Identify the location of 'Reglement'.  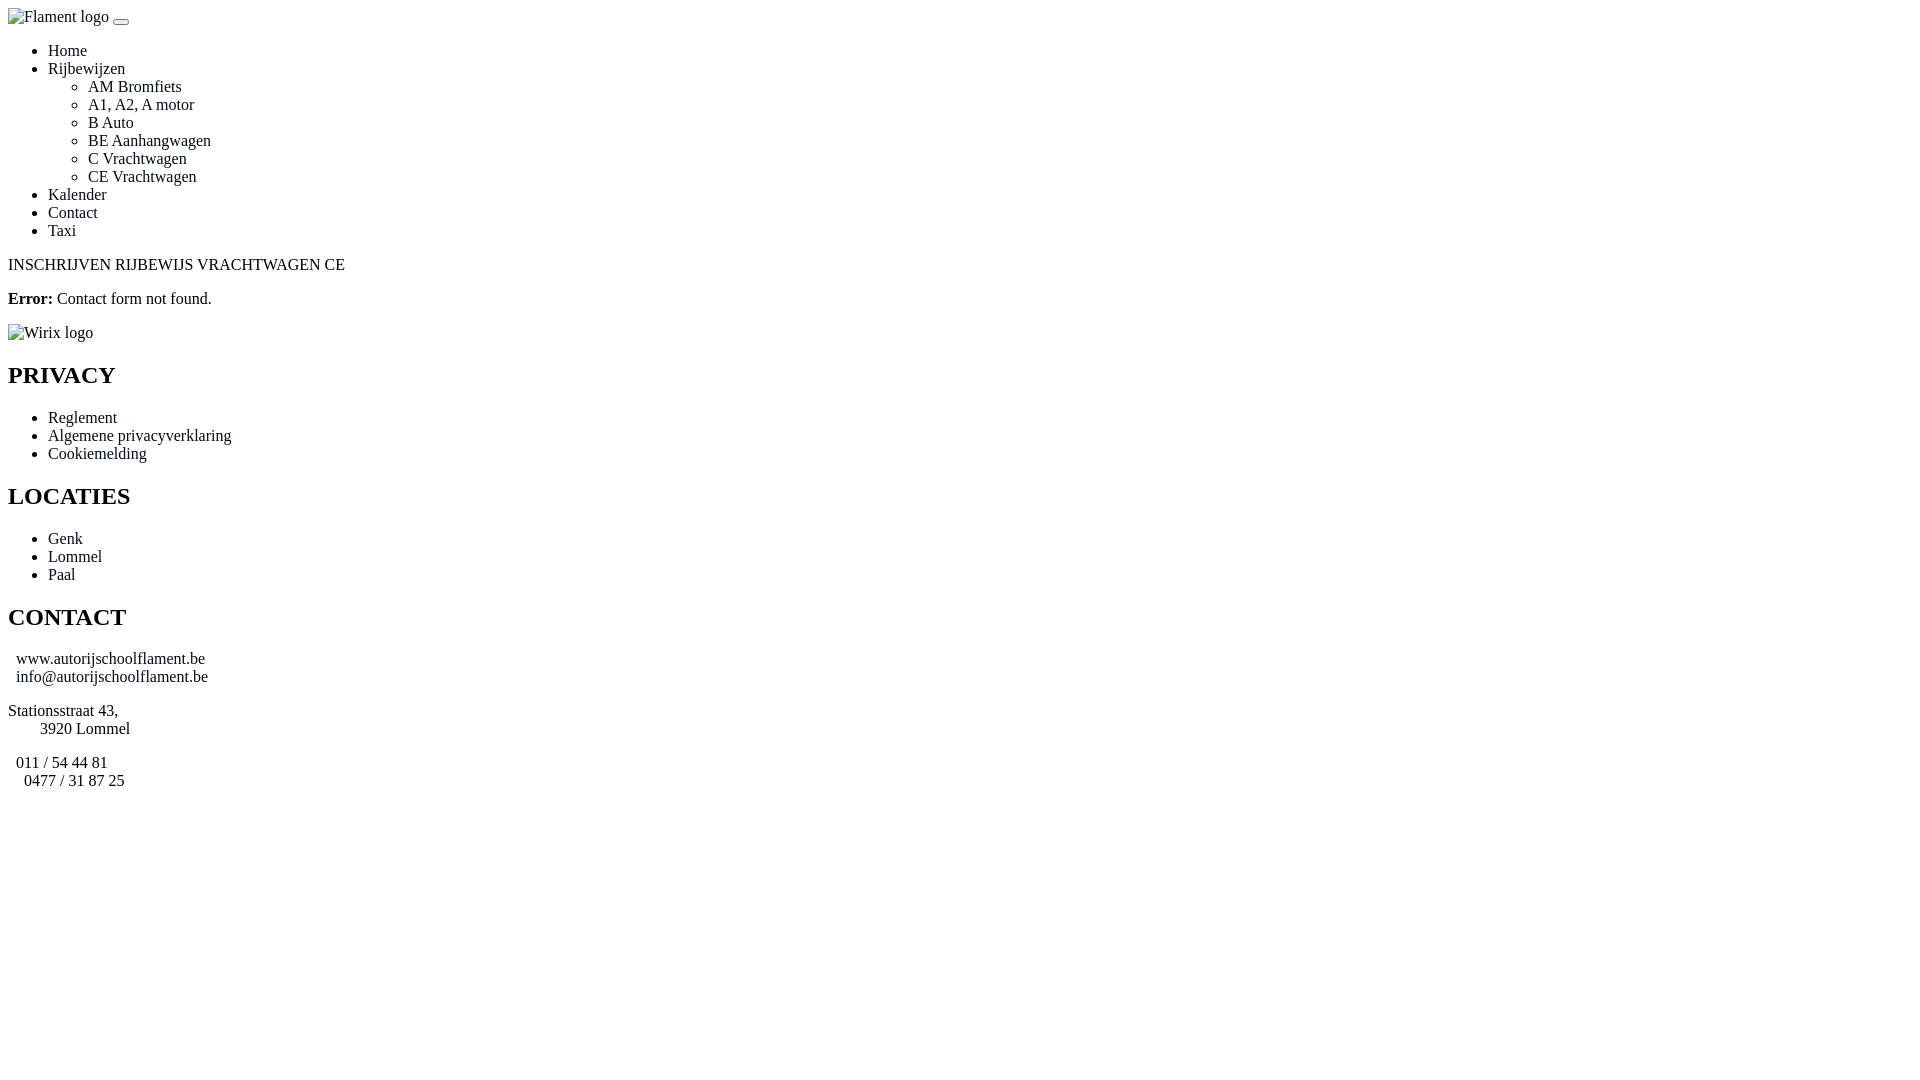
(81, 416).